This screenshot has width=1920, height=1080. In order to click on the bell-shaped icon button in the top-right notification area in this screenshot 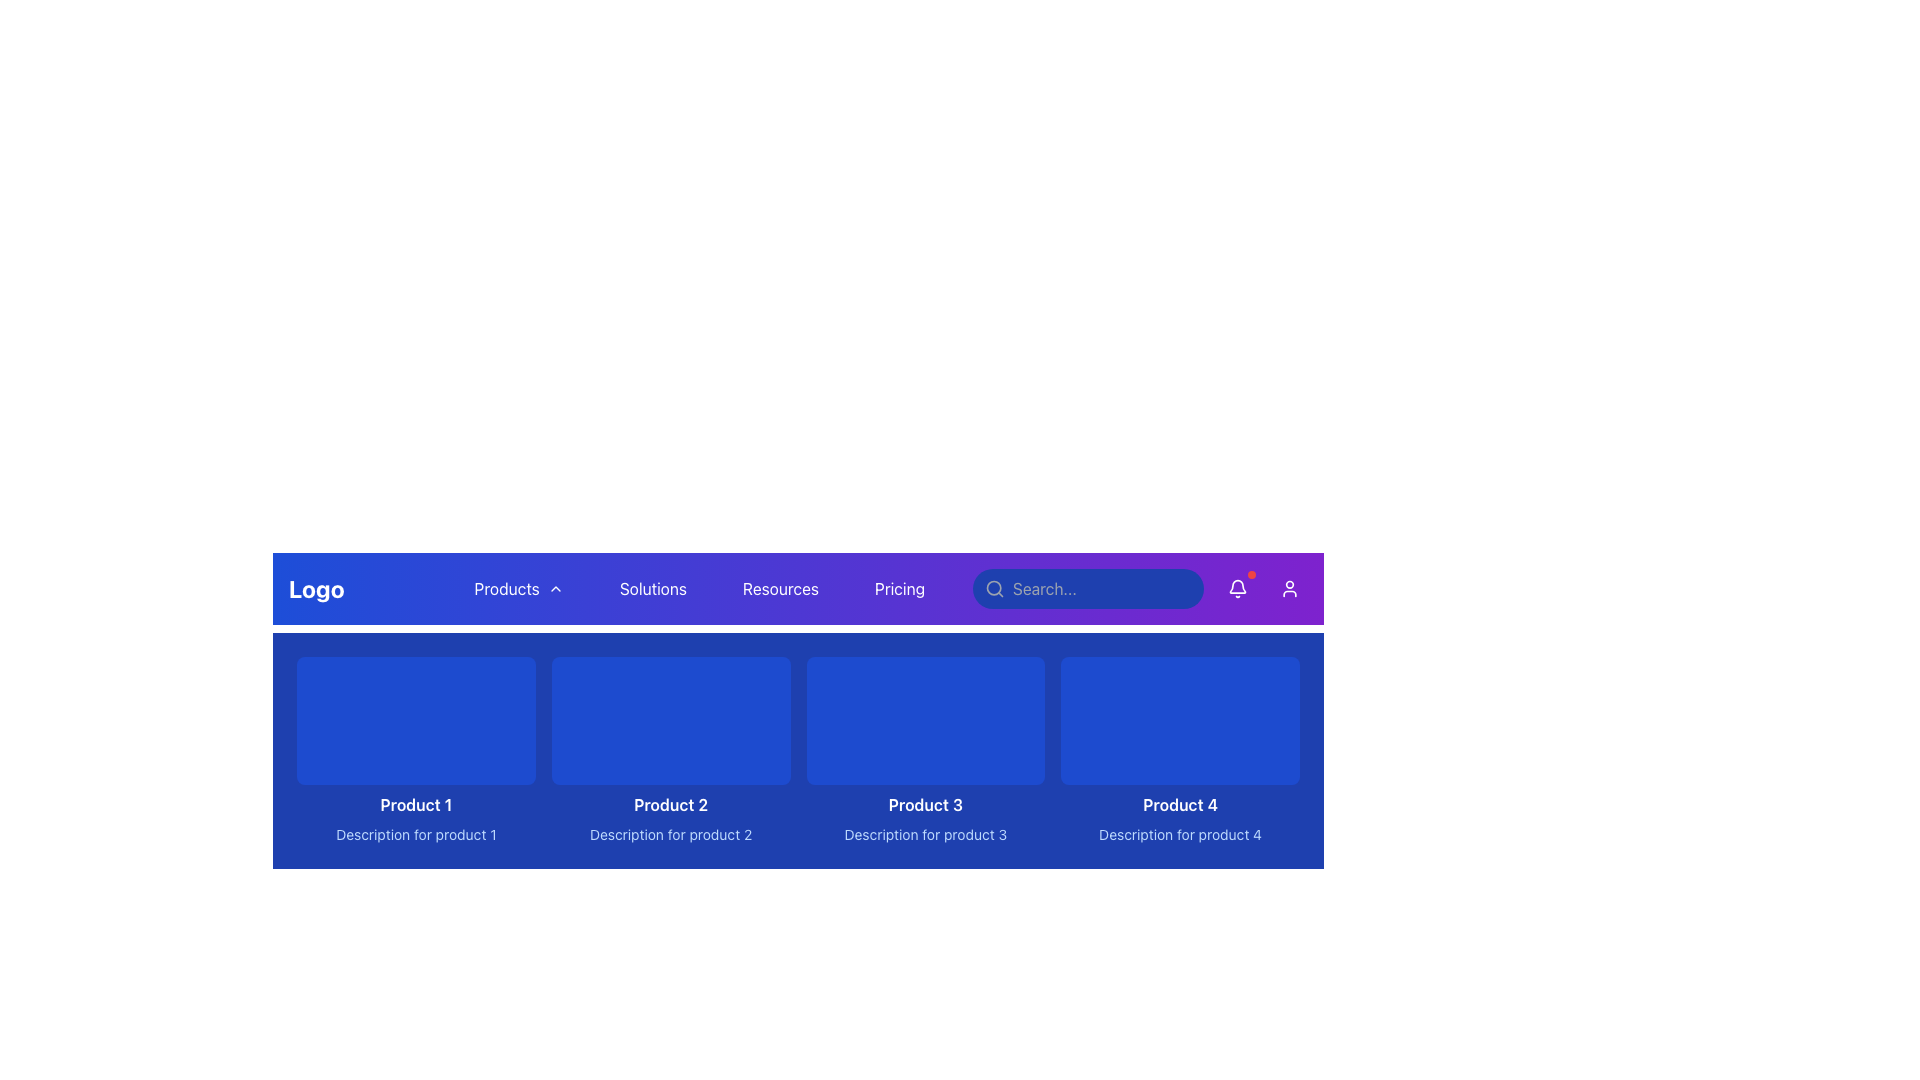, I will do `click(1237, 588)`.